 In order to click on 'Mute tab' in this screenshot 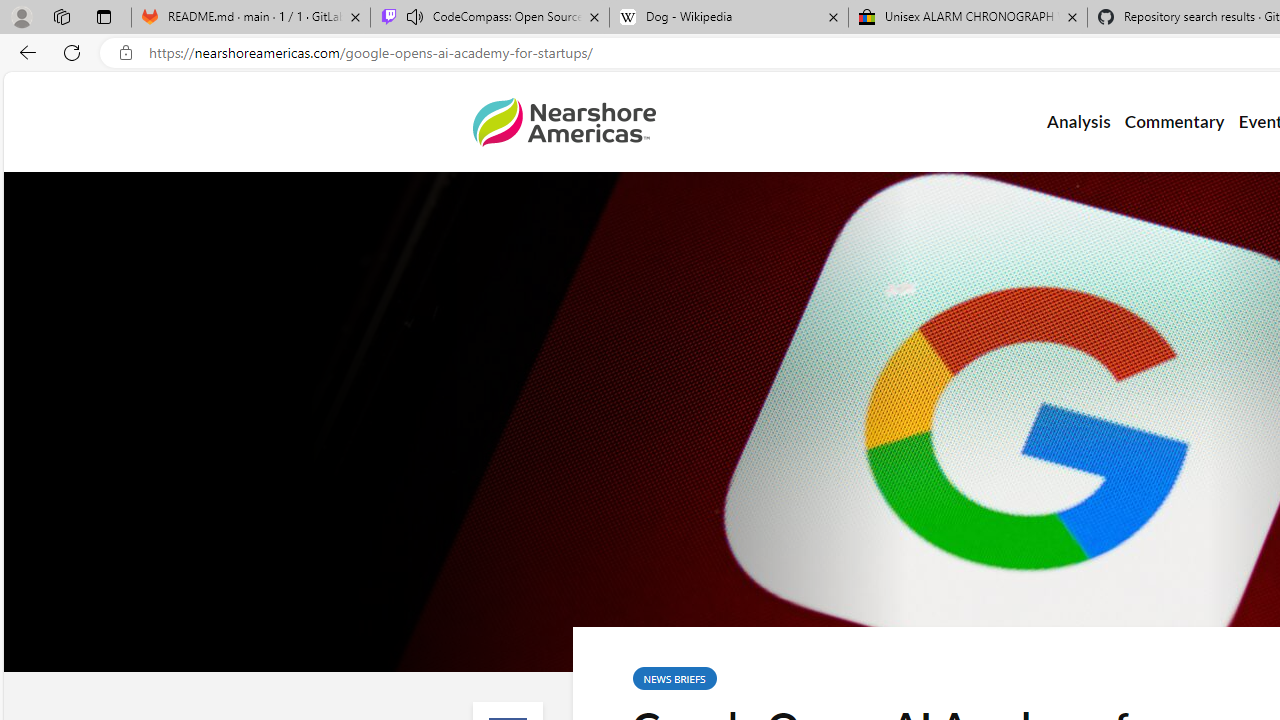, I will do `click(413, 16)`.